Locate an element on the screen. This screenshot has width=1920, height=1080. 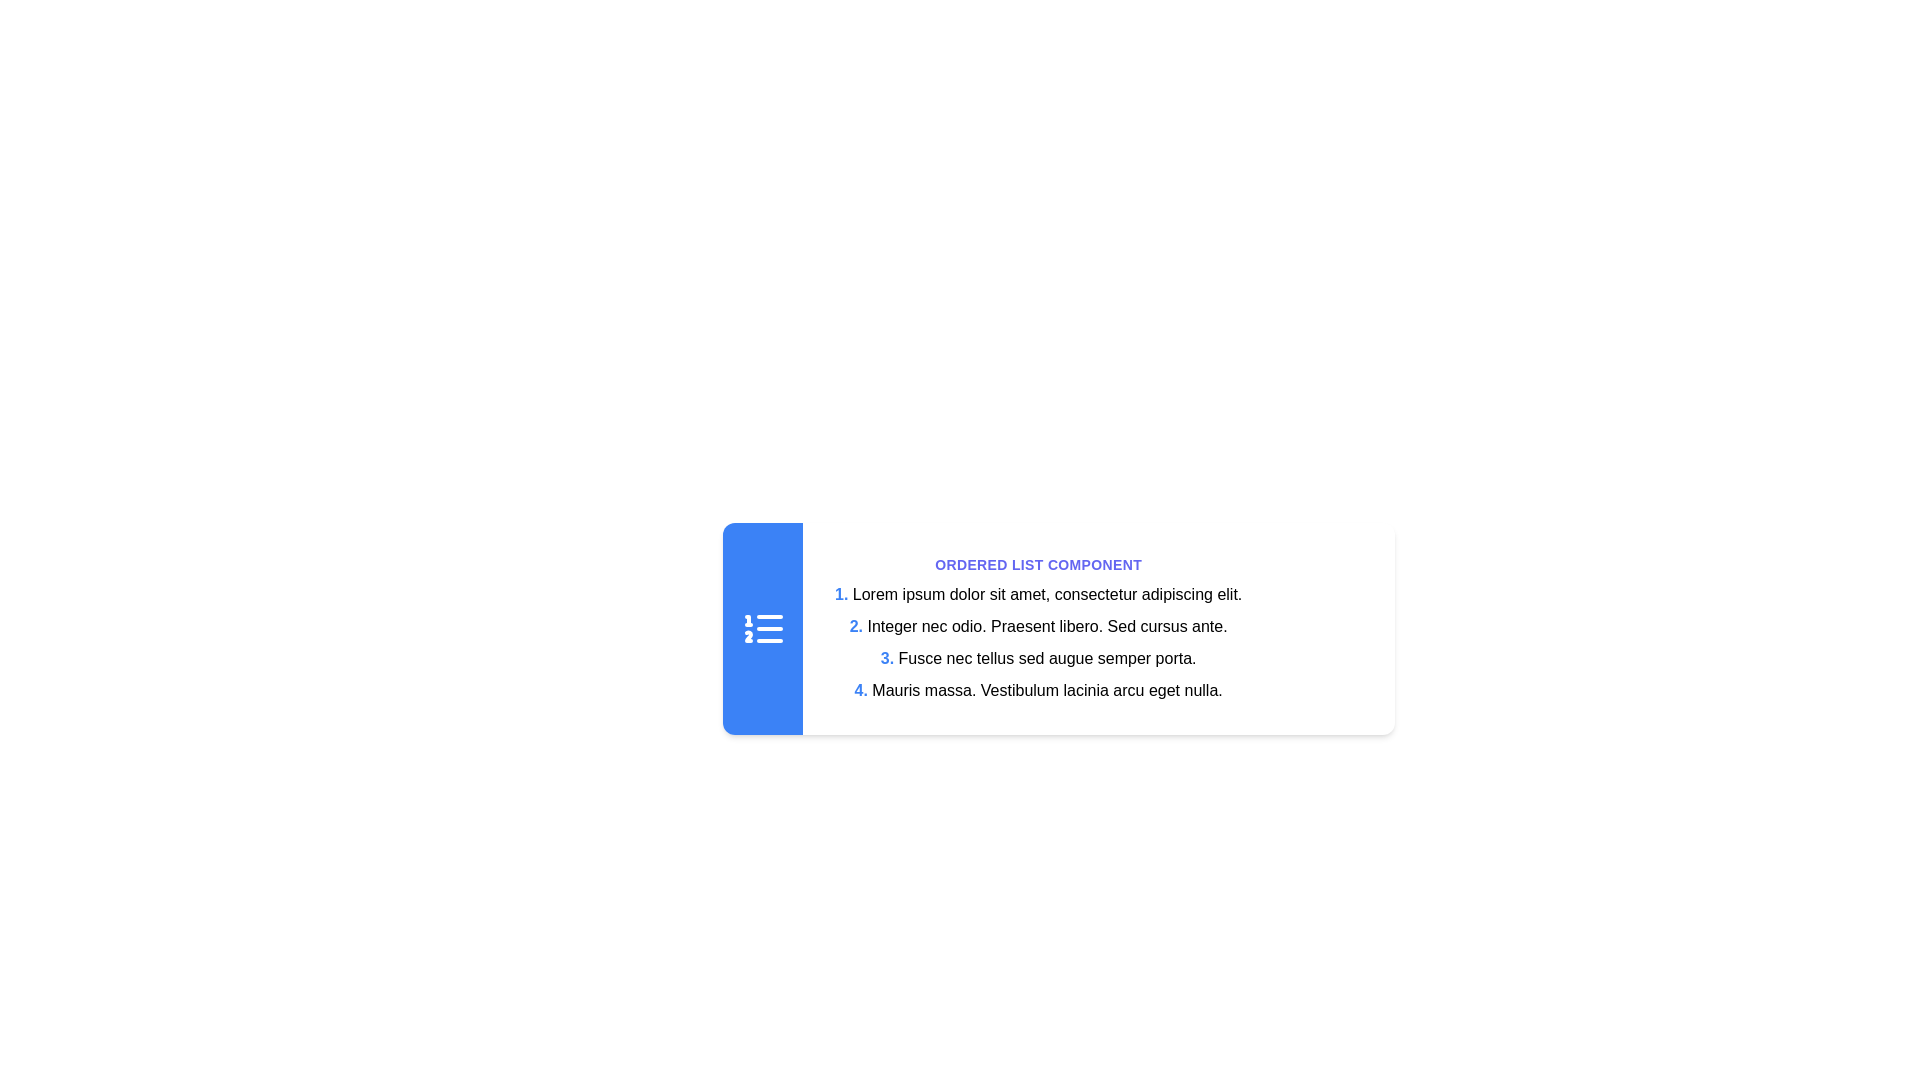
the third item in the ordered list below the heading 'Ordered List Component' is located at coordinates (1038, 643).